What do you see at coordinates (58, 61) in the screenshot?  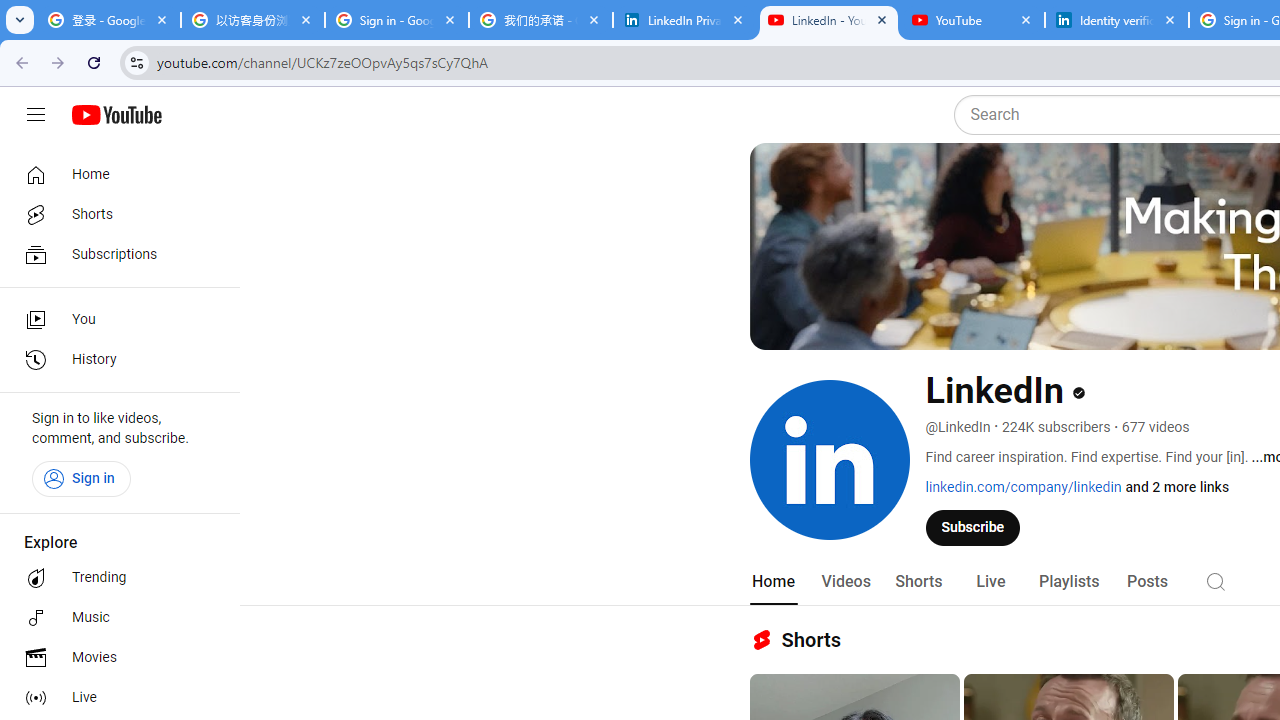 I see `'Forward'` at bounding box center [58, 61].